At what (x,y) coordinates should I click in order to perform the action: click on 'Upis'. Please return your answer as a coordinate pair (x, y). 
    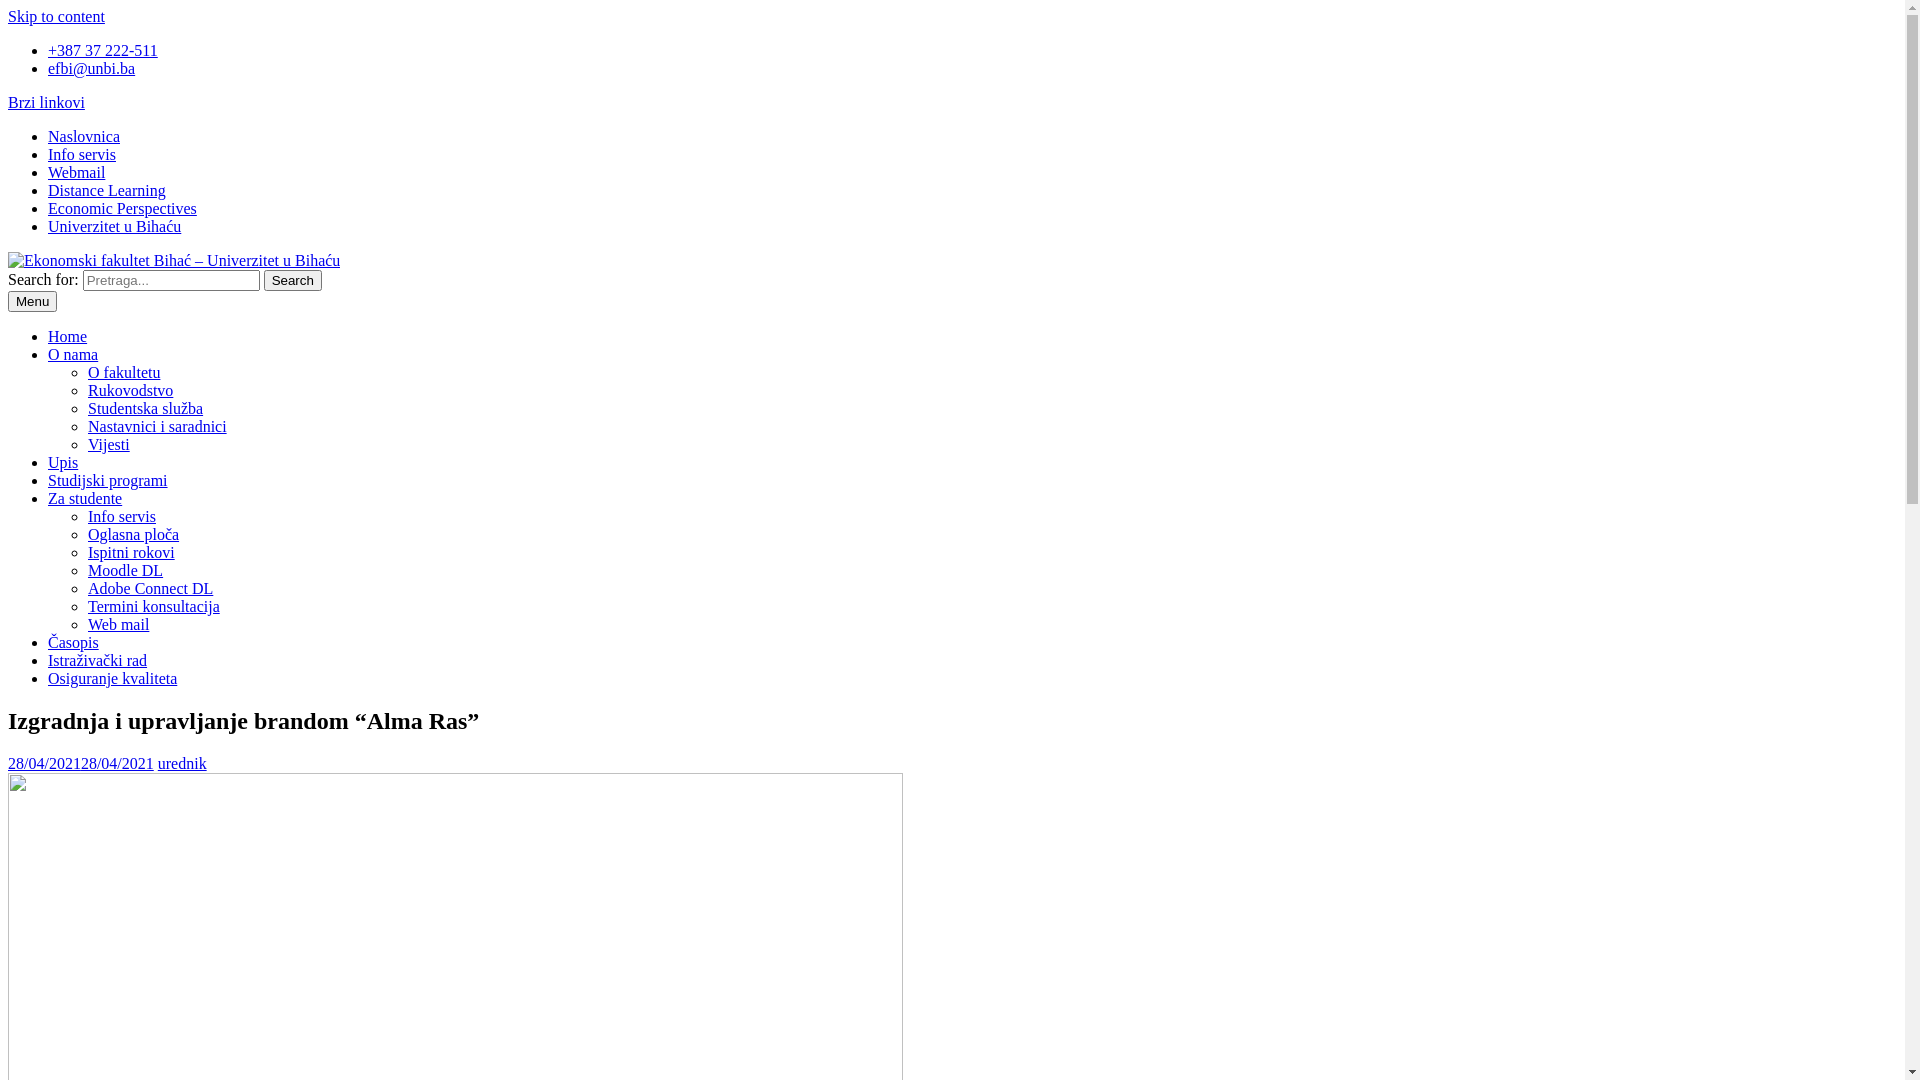
    Looking at the image, I should click on (62, 462).